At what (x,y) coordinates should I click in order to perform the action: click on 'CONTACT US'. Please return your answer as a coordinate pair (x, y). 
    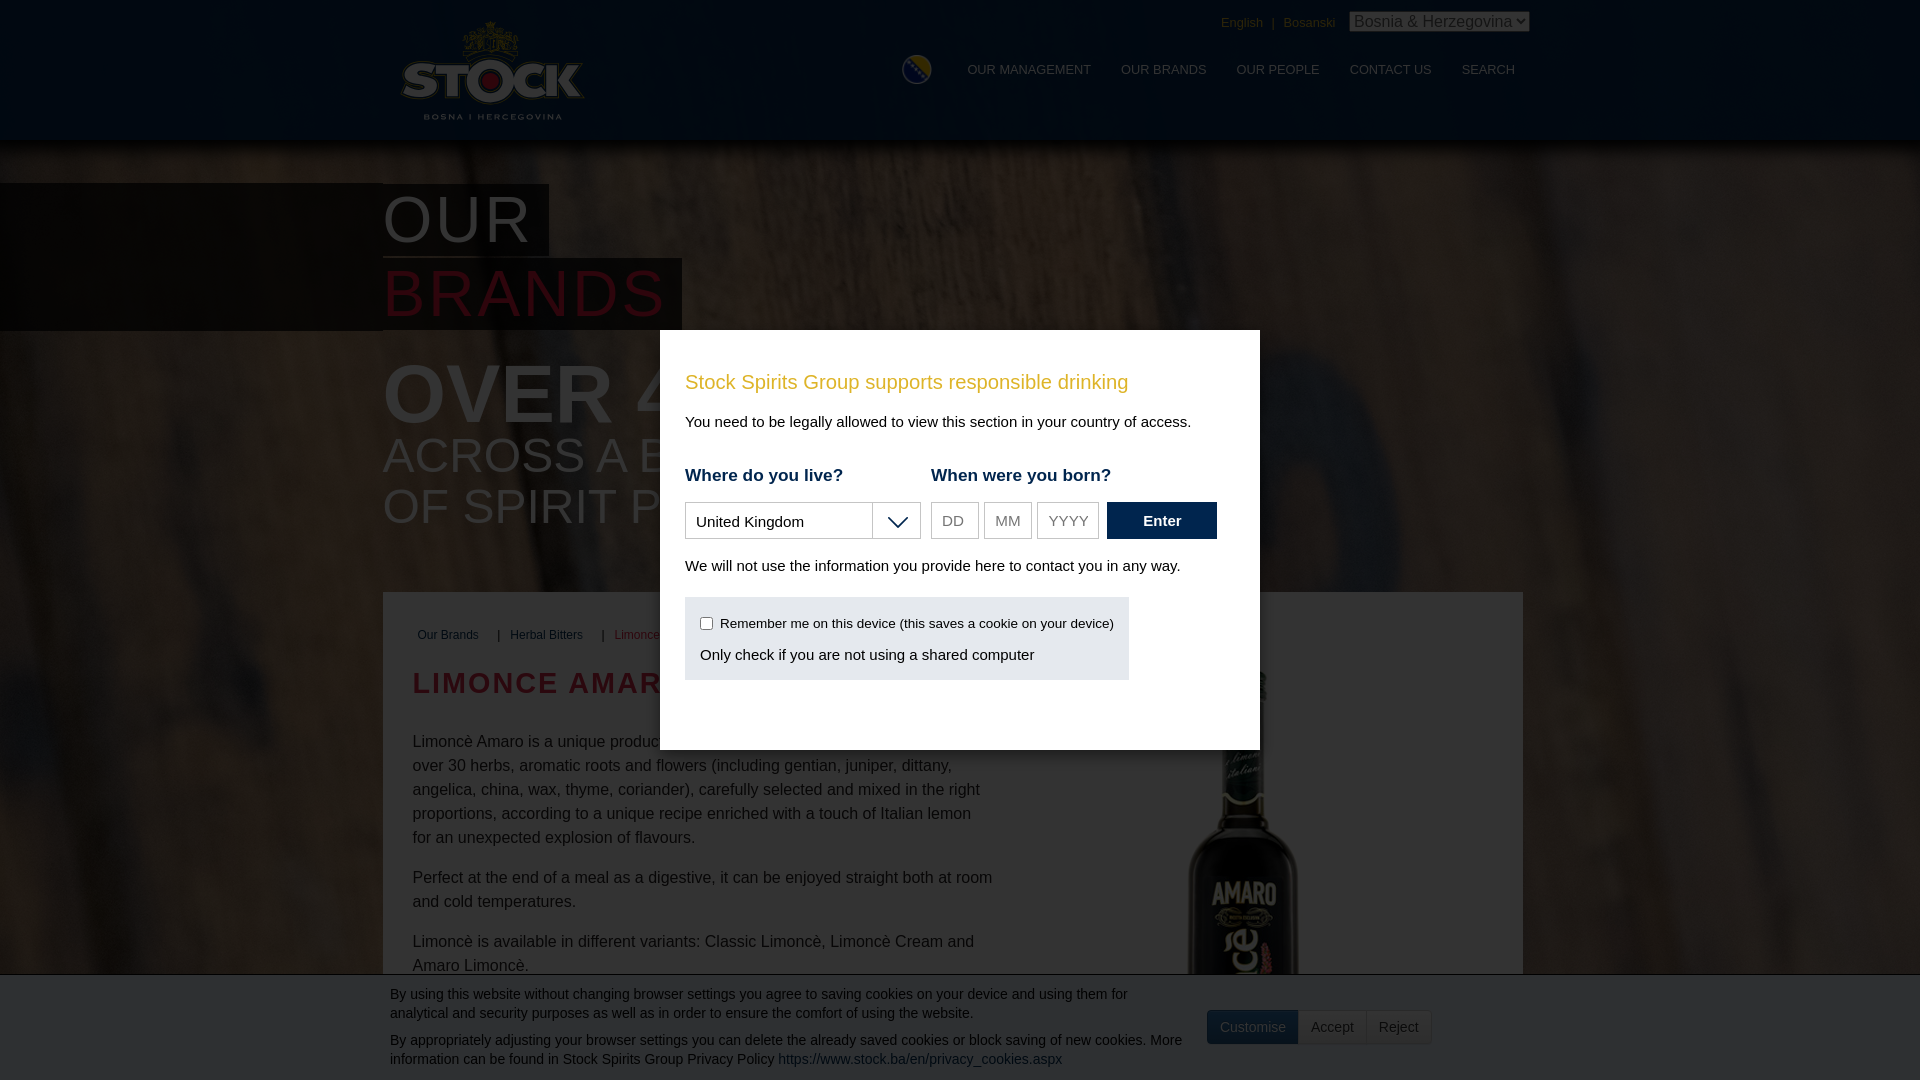
    Looking at the image, I should click on (1334, 68).